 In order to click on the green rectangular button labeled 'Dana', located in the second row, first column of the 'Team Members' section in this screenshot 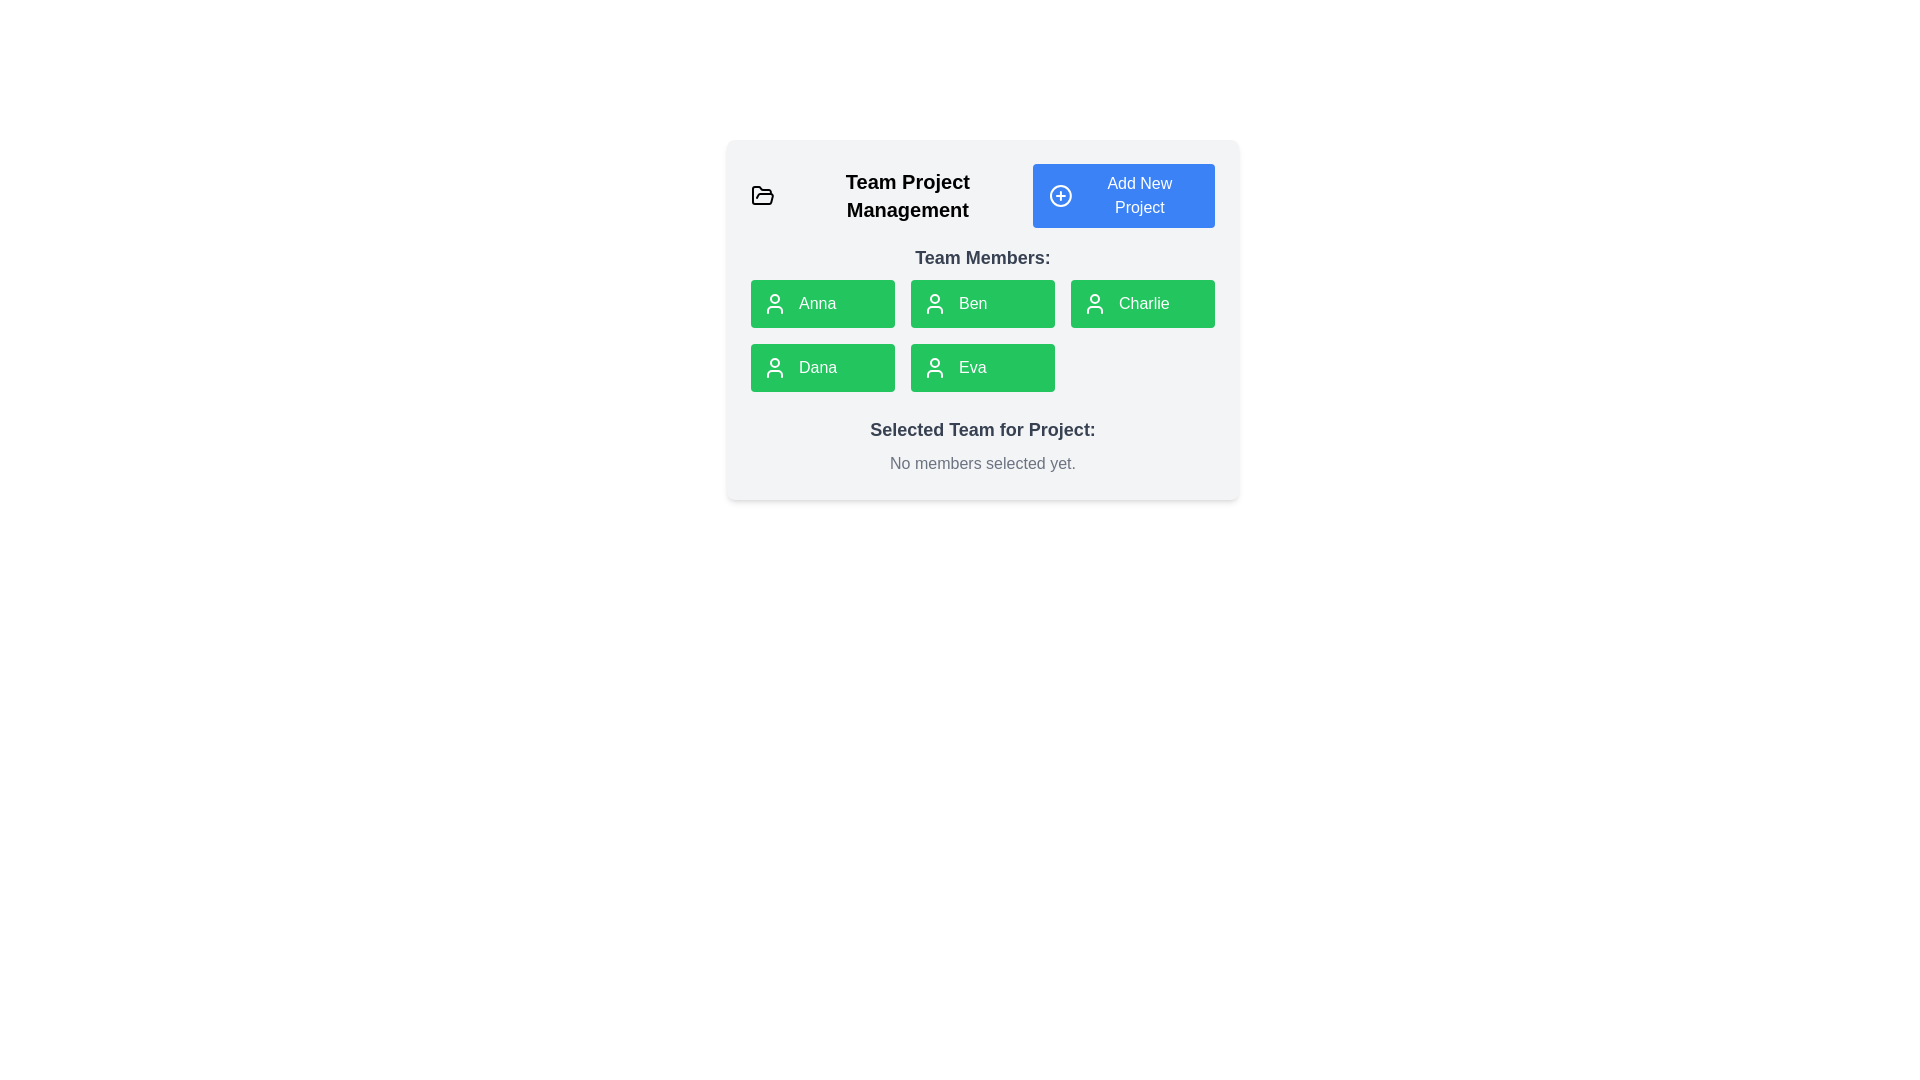, I will do `click(822, 367)`.